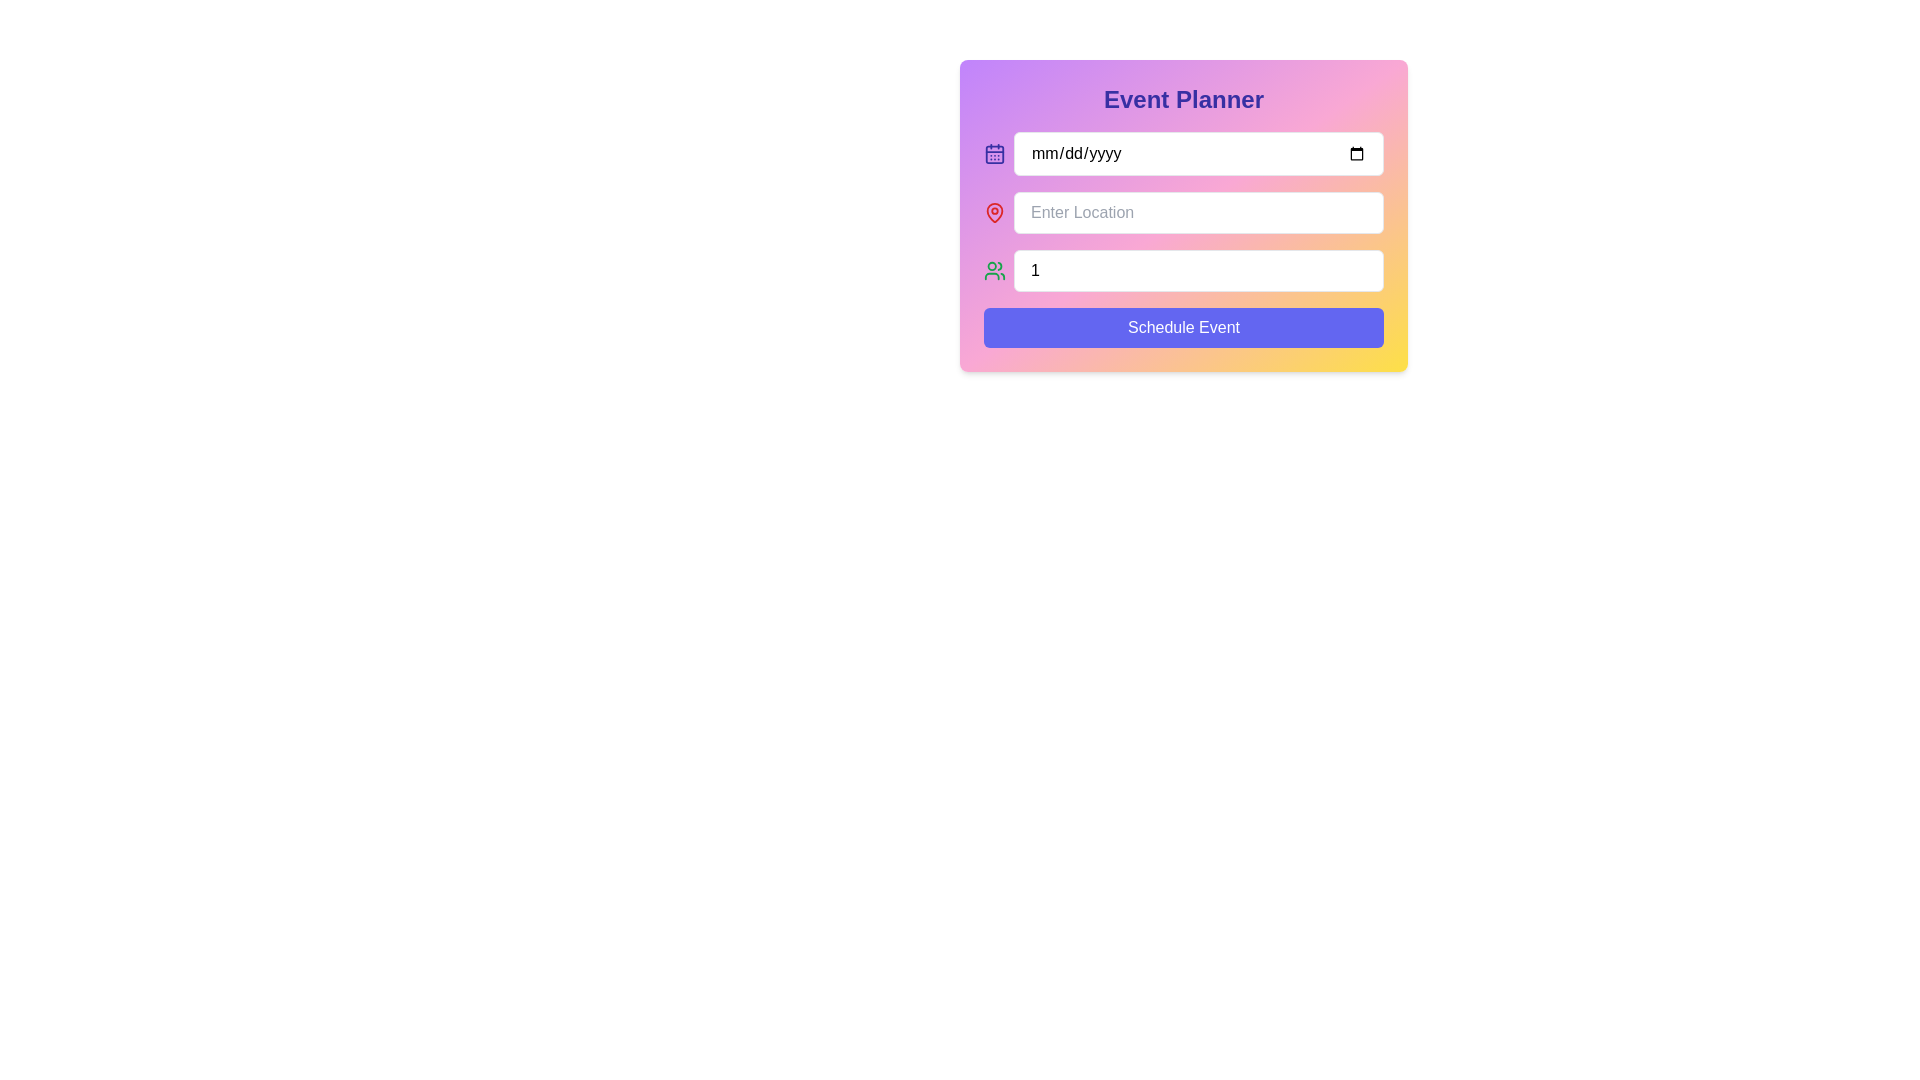  What do you see at coordinates (994, 153) in the screenshot?
I see `the calendar icon segment representing the date display area in the 'Event Planner' interface, located on the left of the 'mm/dd/yyyy' input field` at bounding box center [994, 153].